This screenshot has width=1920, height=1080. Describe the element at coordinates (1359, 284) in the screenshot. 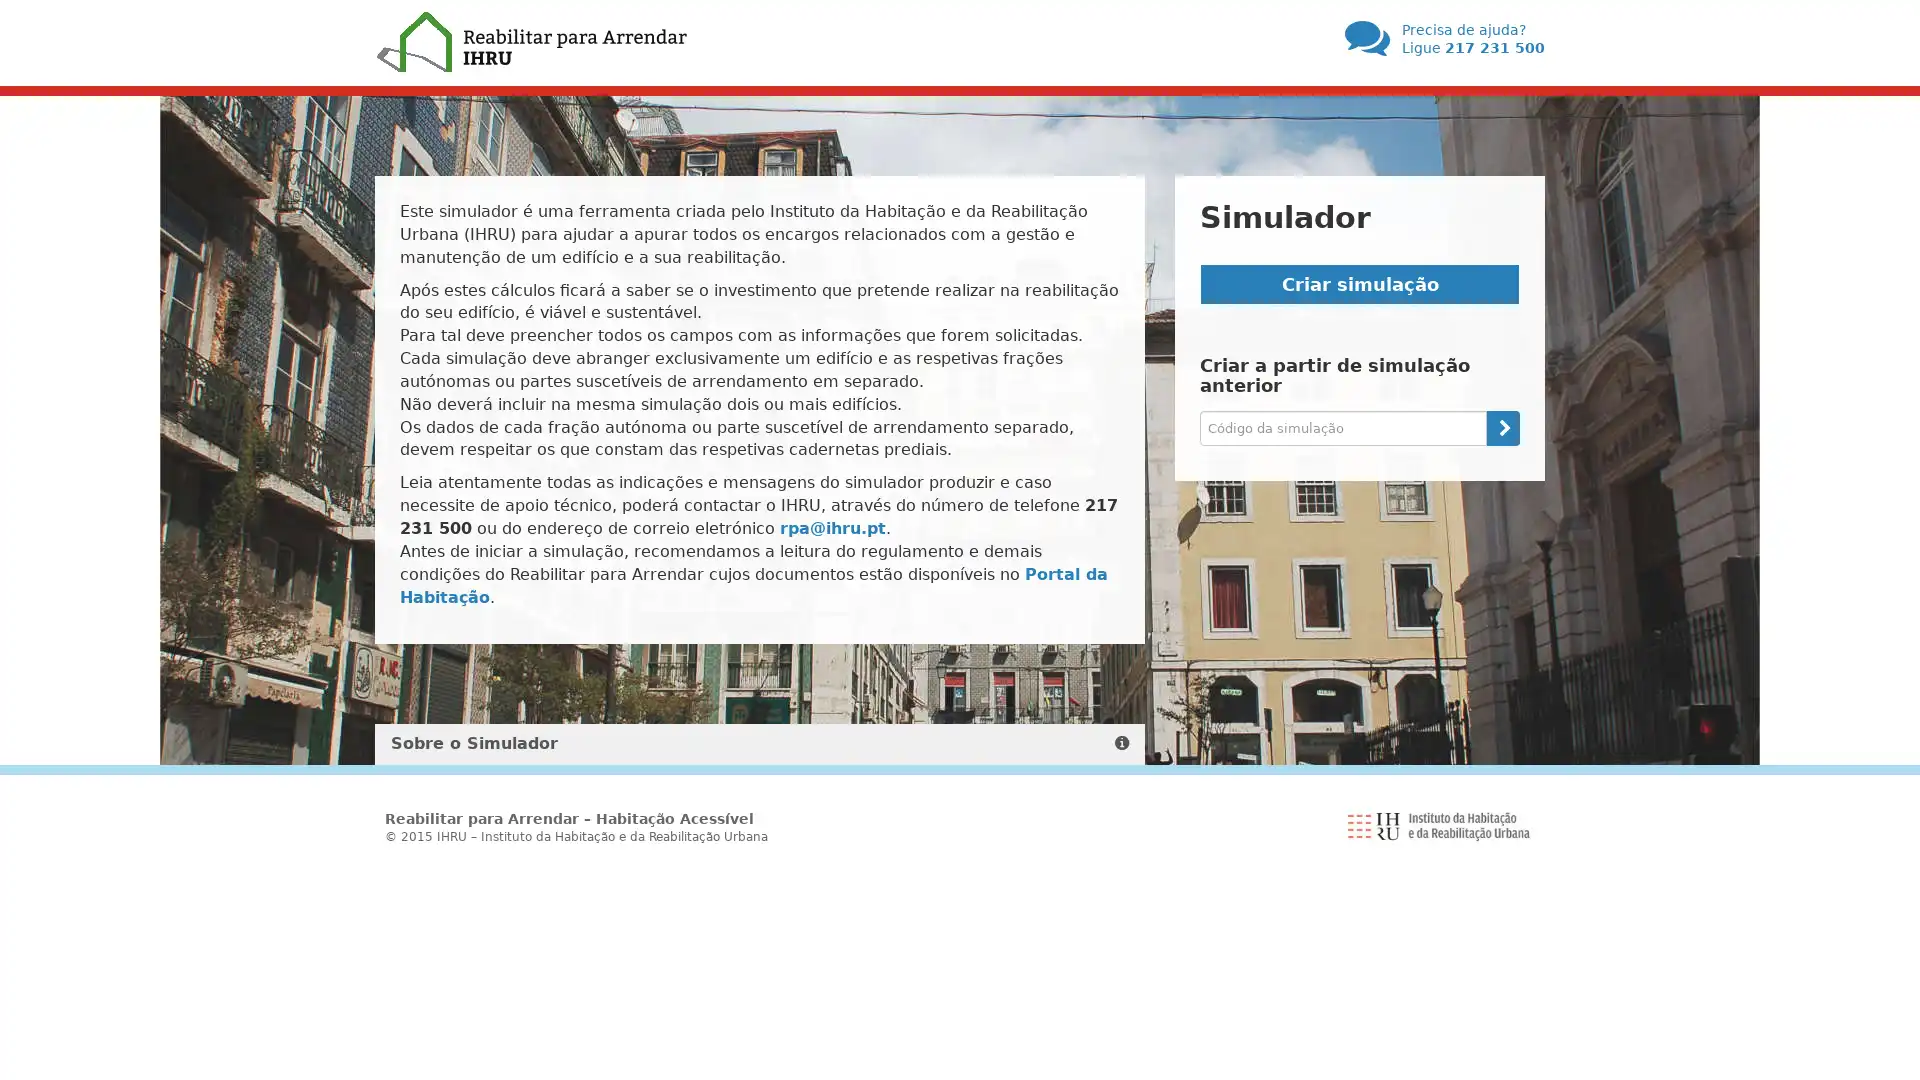

I see `Criar simulacao` at that location.